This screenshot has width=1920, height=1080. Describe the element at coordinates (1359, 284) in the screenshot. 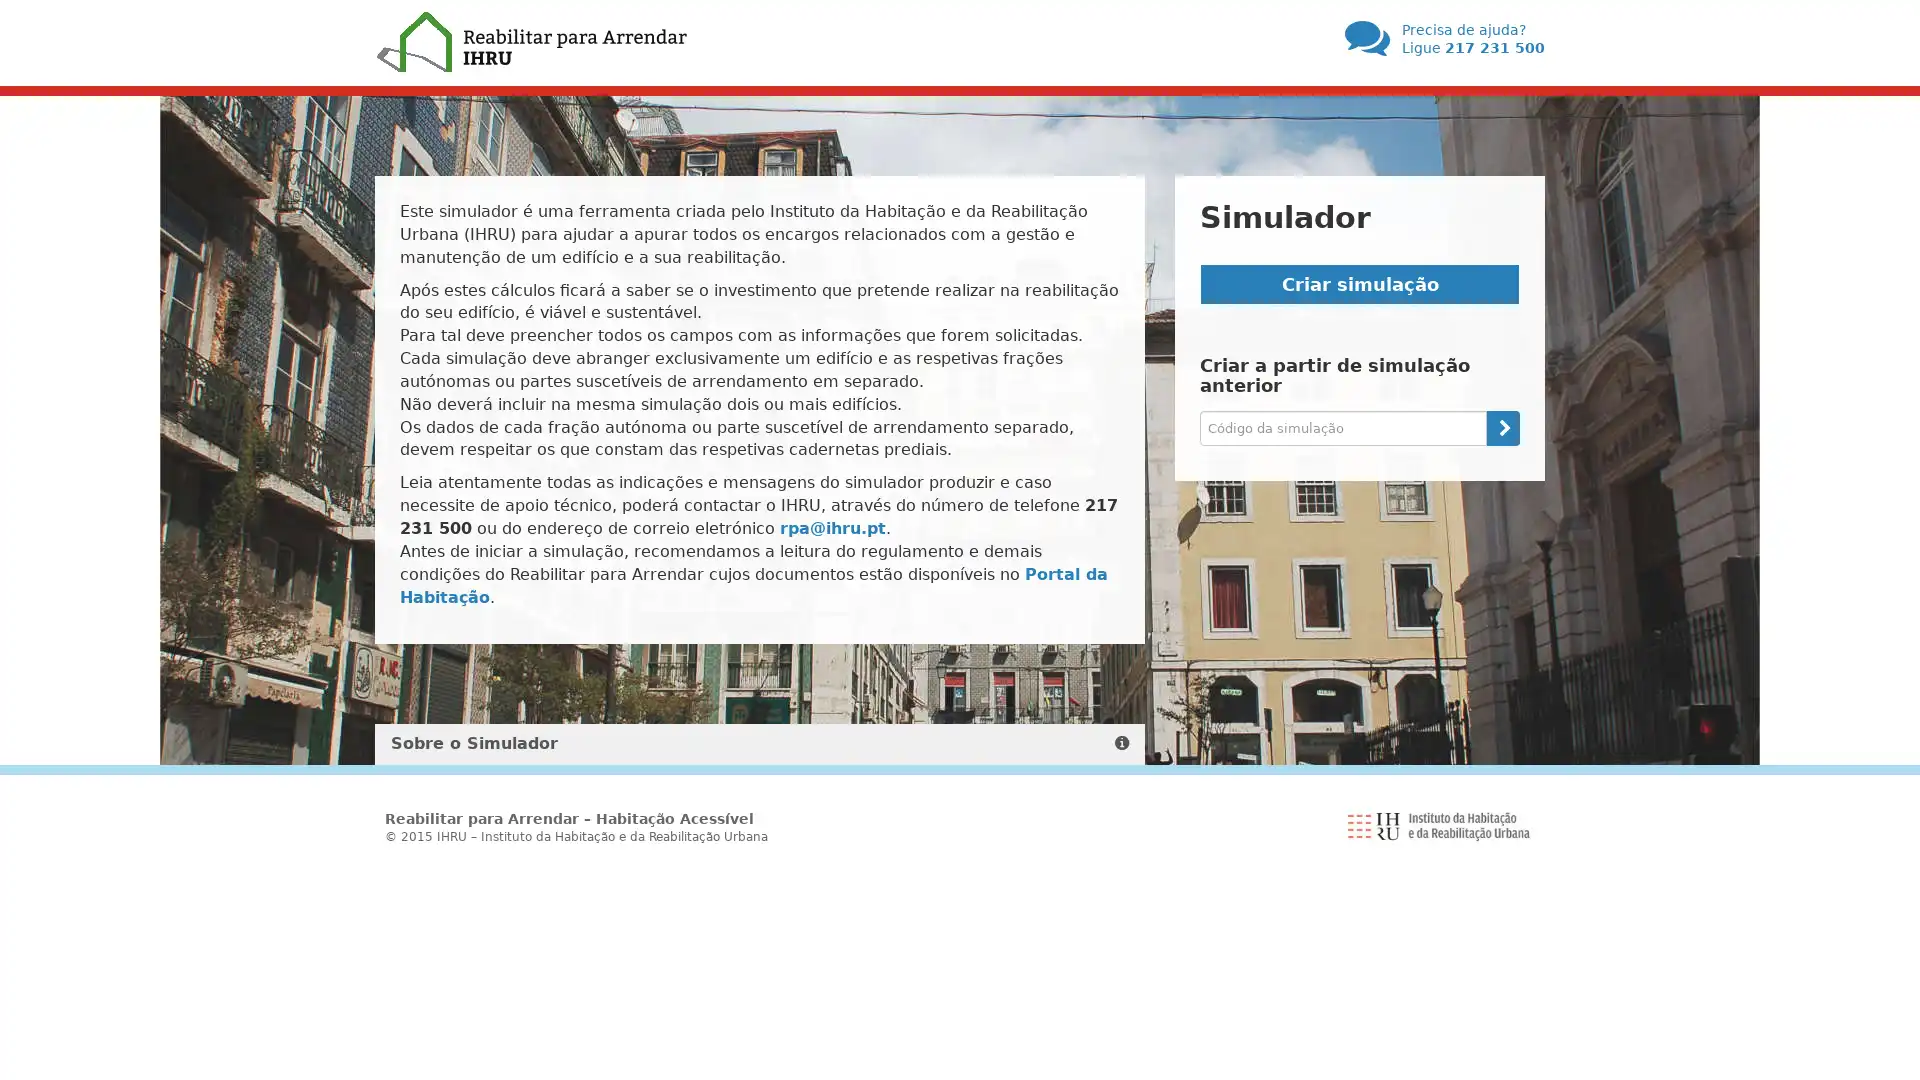

I see `Criar simulacao` at that location.